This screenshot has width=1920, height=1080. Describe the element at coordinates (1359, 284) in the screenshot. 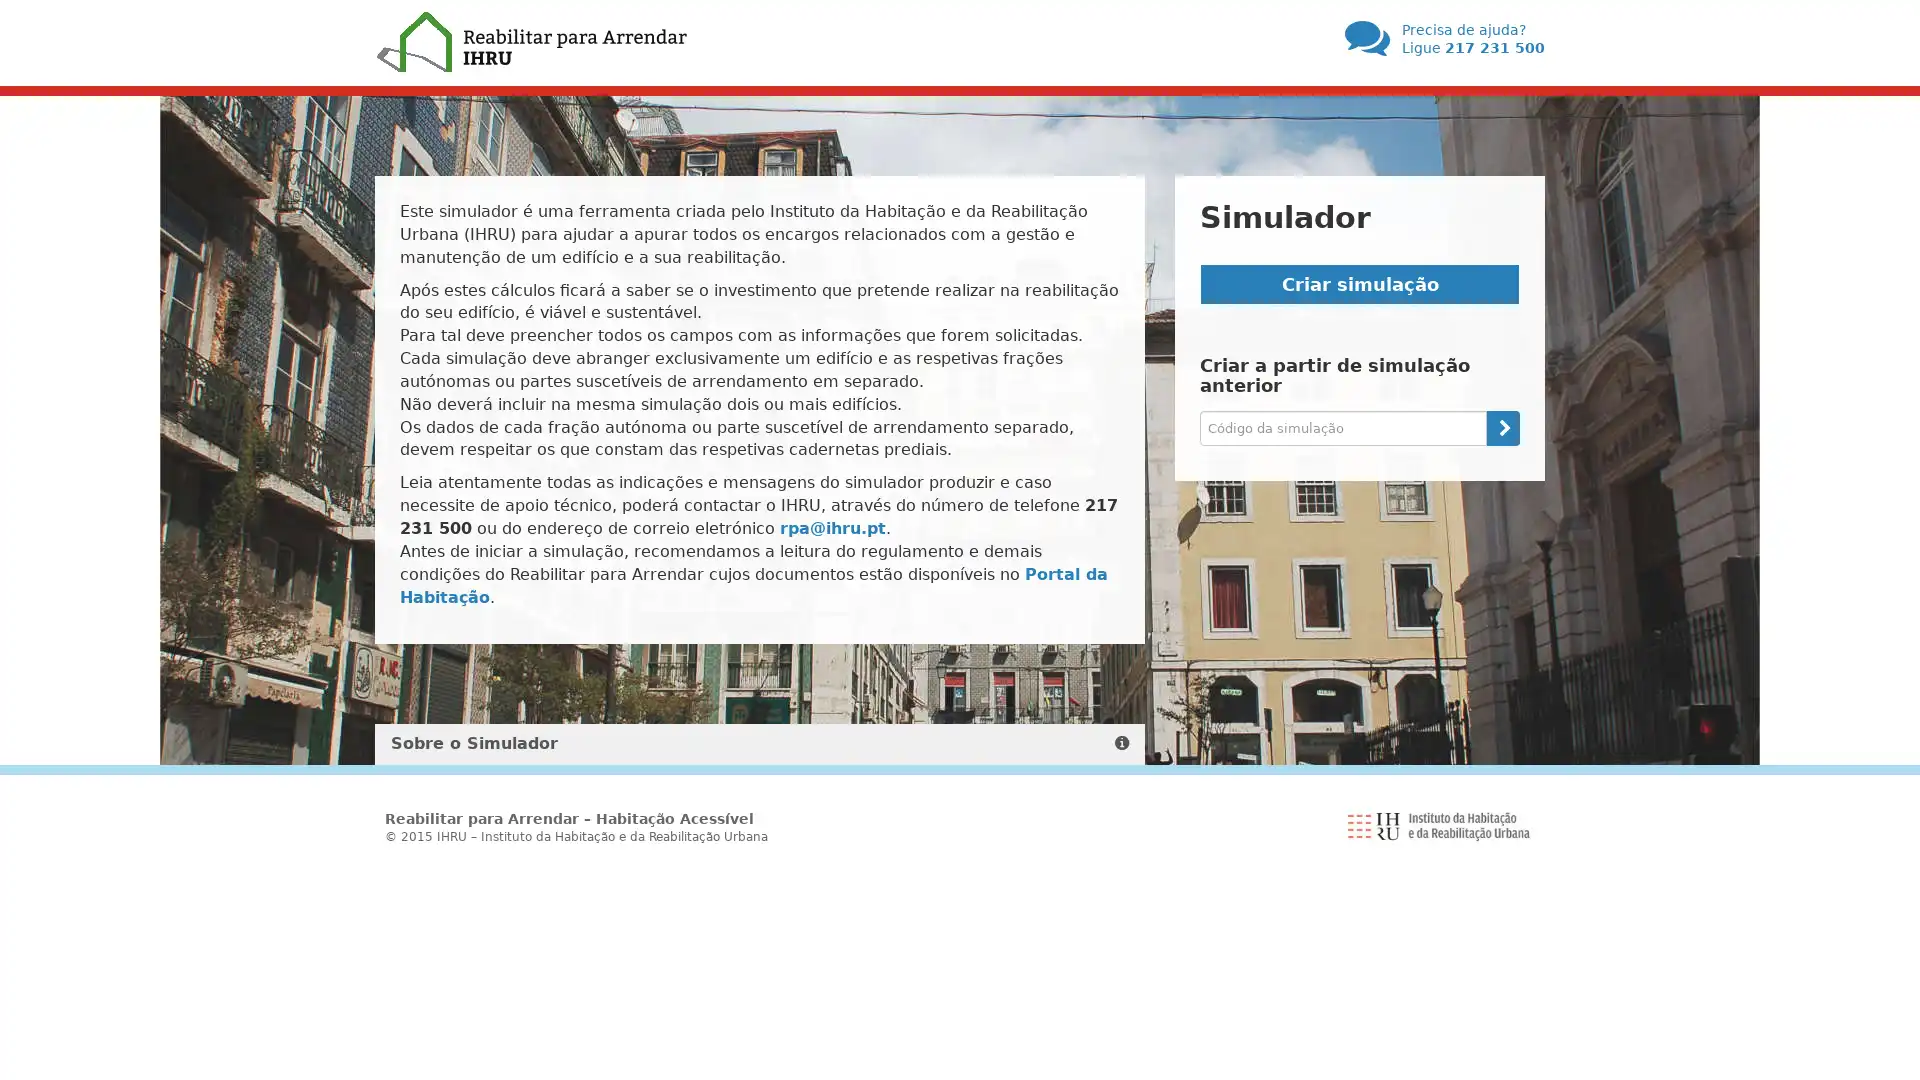

I see `Criar simulacao` at that location.